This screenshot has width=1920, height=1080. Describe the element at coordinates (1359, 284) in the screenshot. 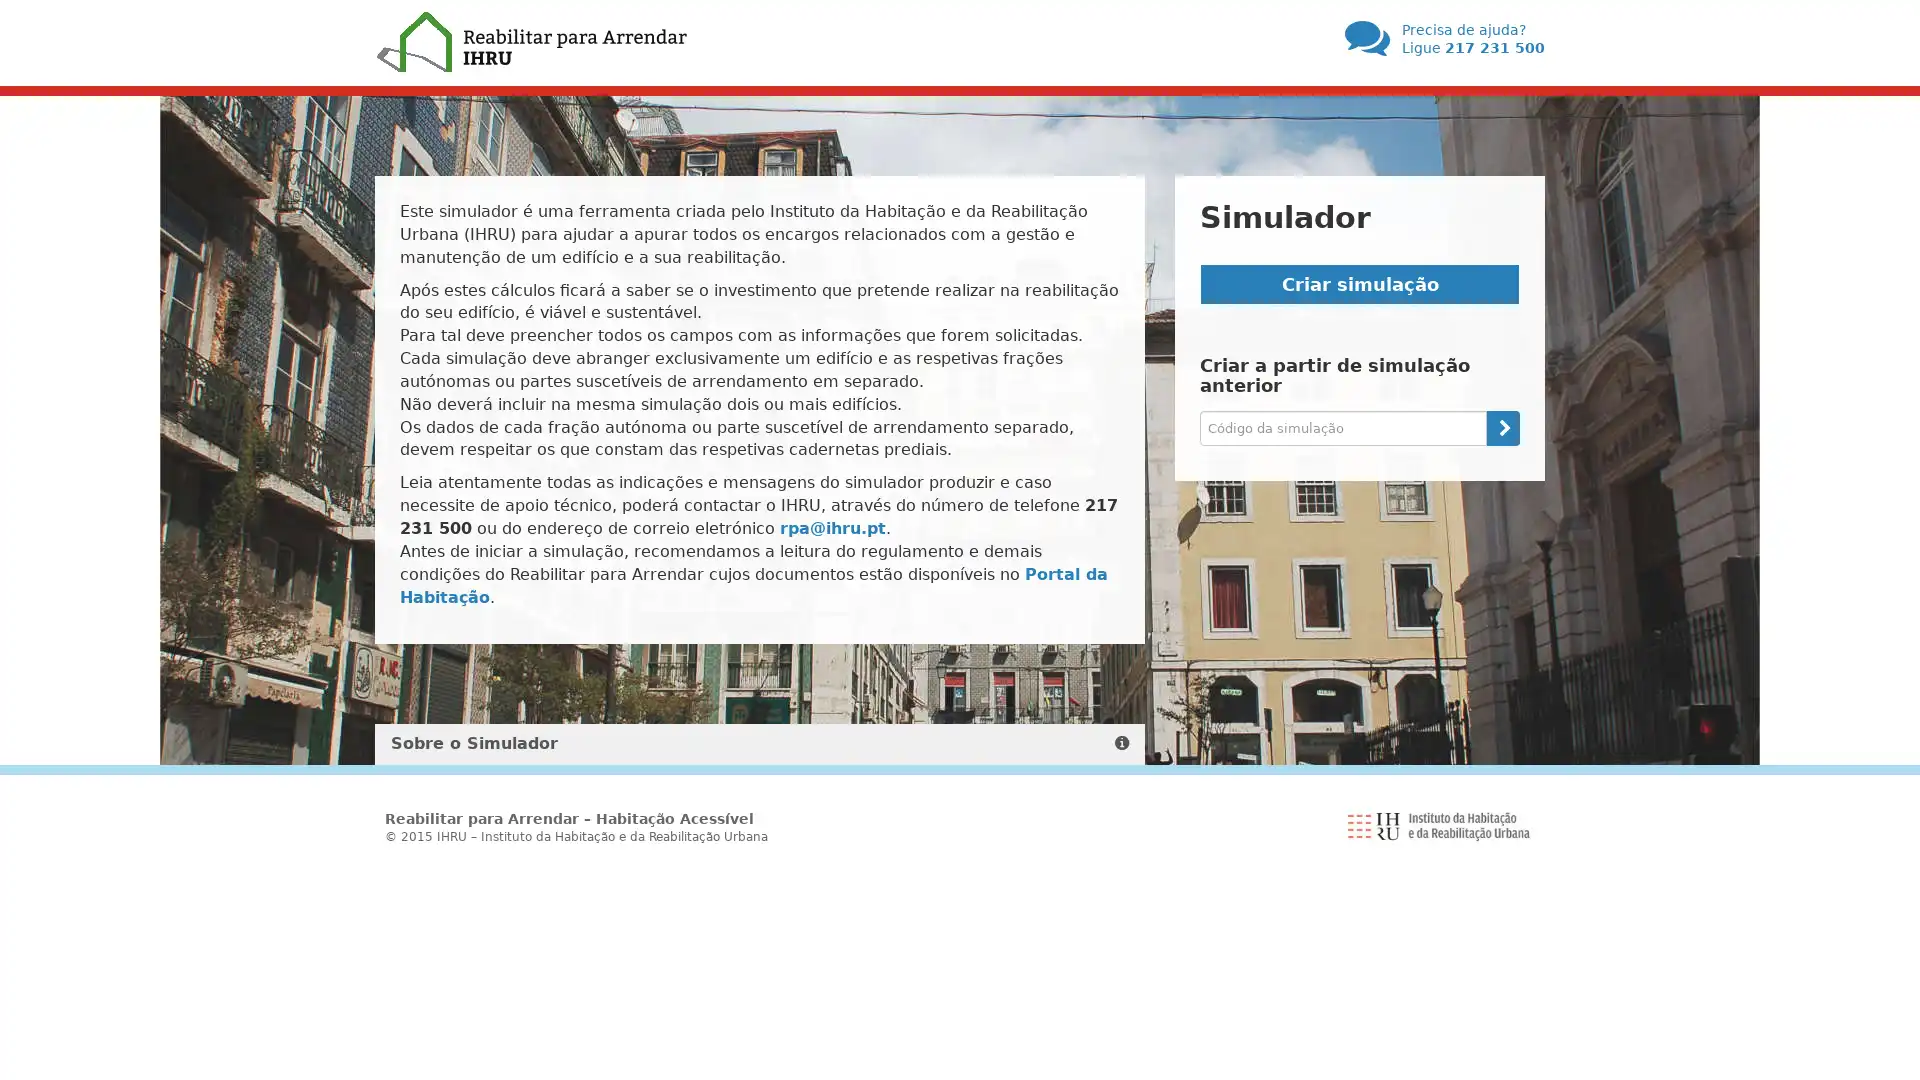

I see `Criar simulacao` at that location.